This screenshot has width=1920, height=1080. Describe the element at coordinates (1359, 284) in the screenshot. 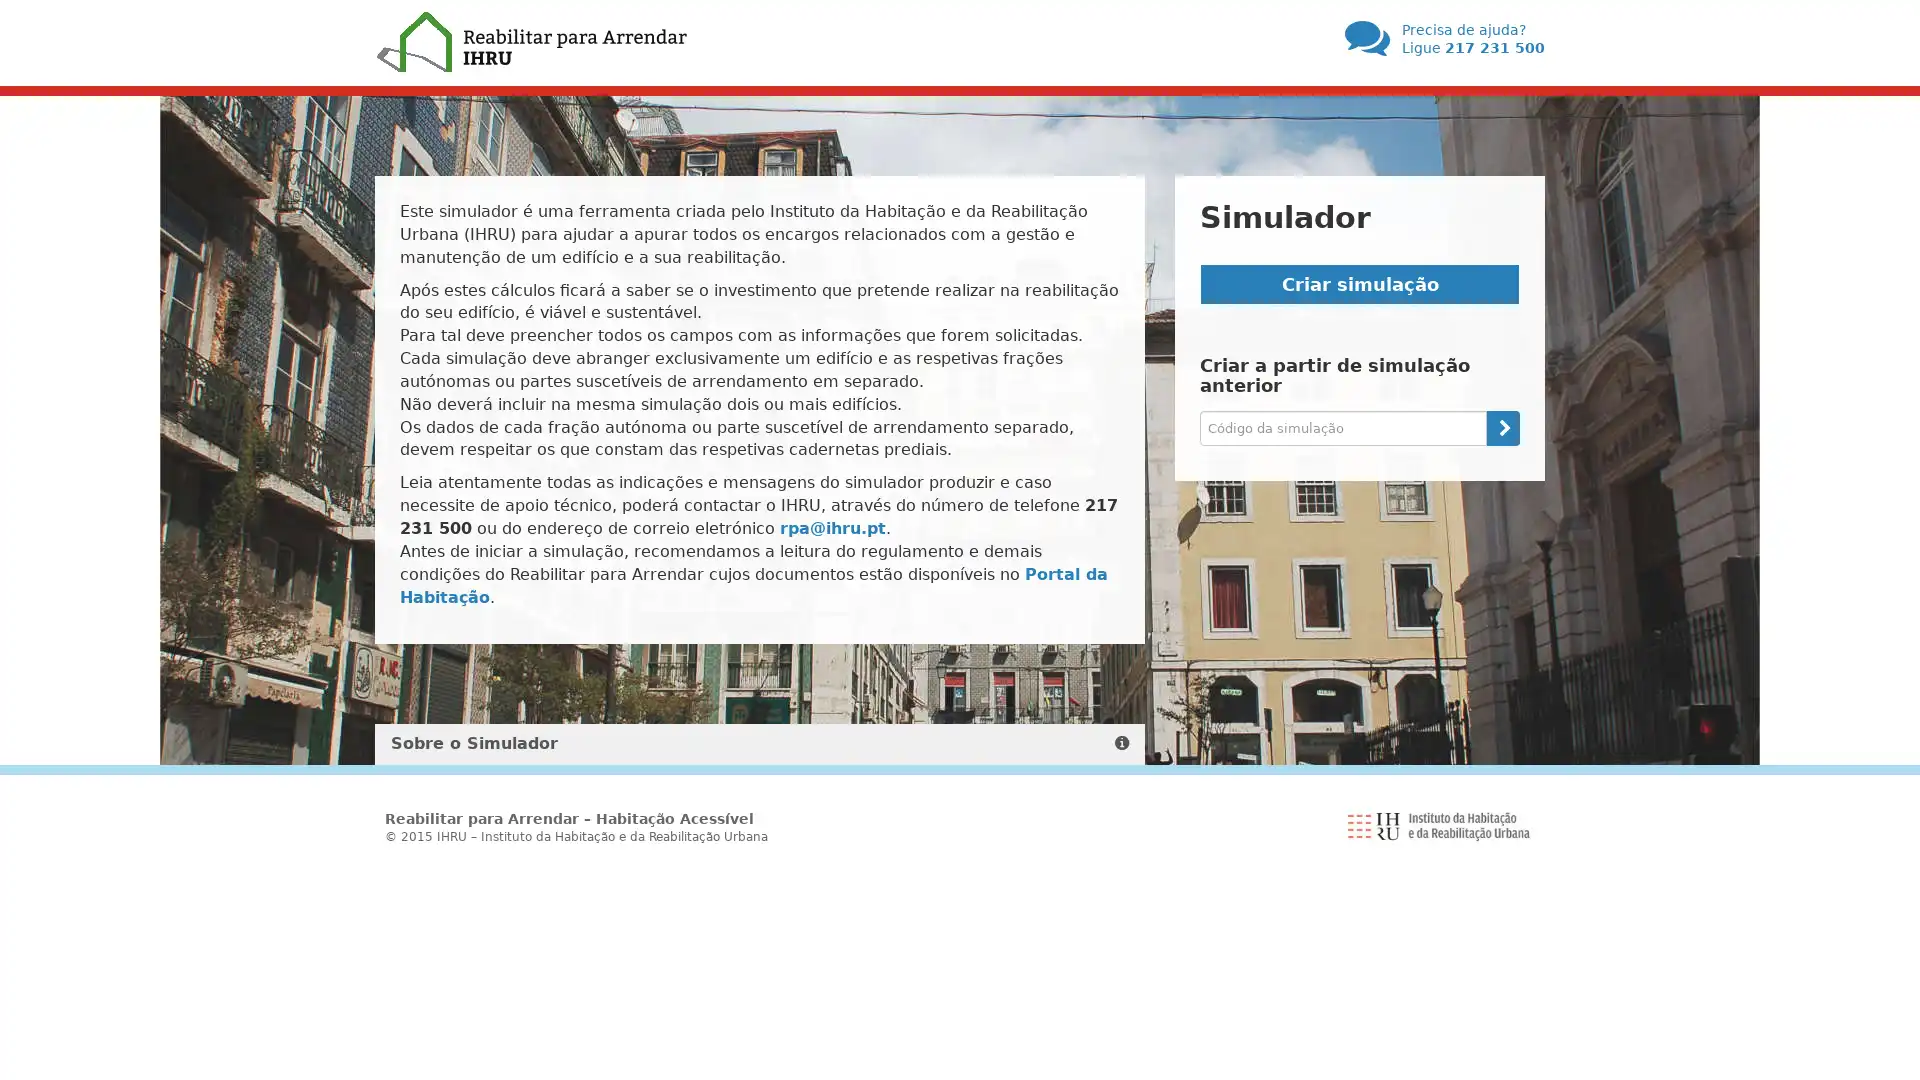

I see `Criar simulacao` at that location.